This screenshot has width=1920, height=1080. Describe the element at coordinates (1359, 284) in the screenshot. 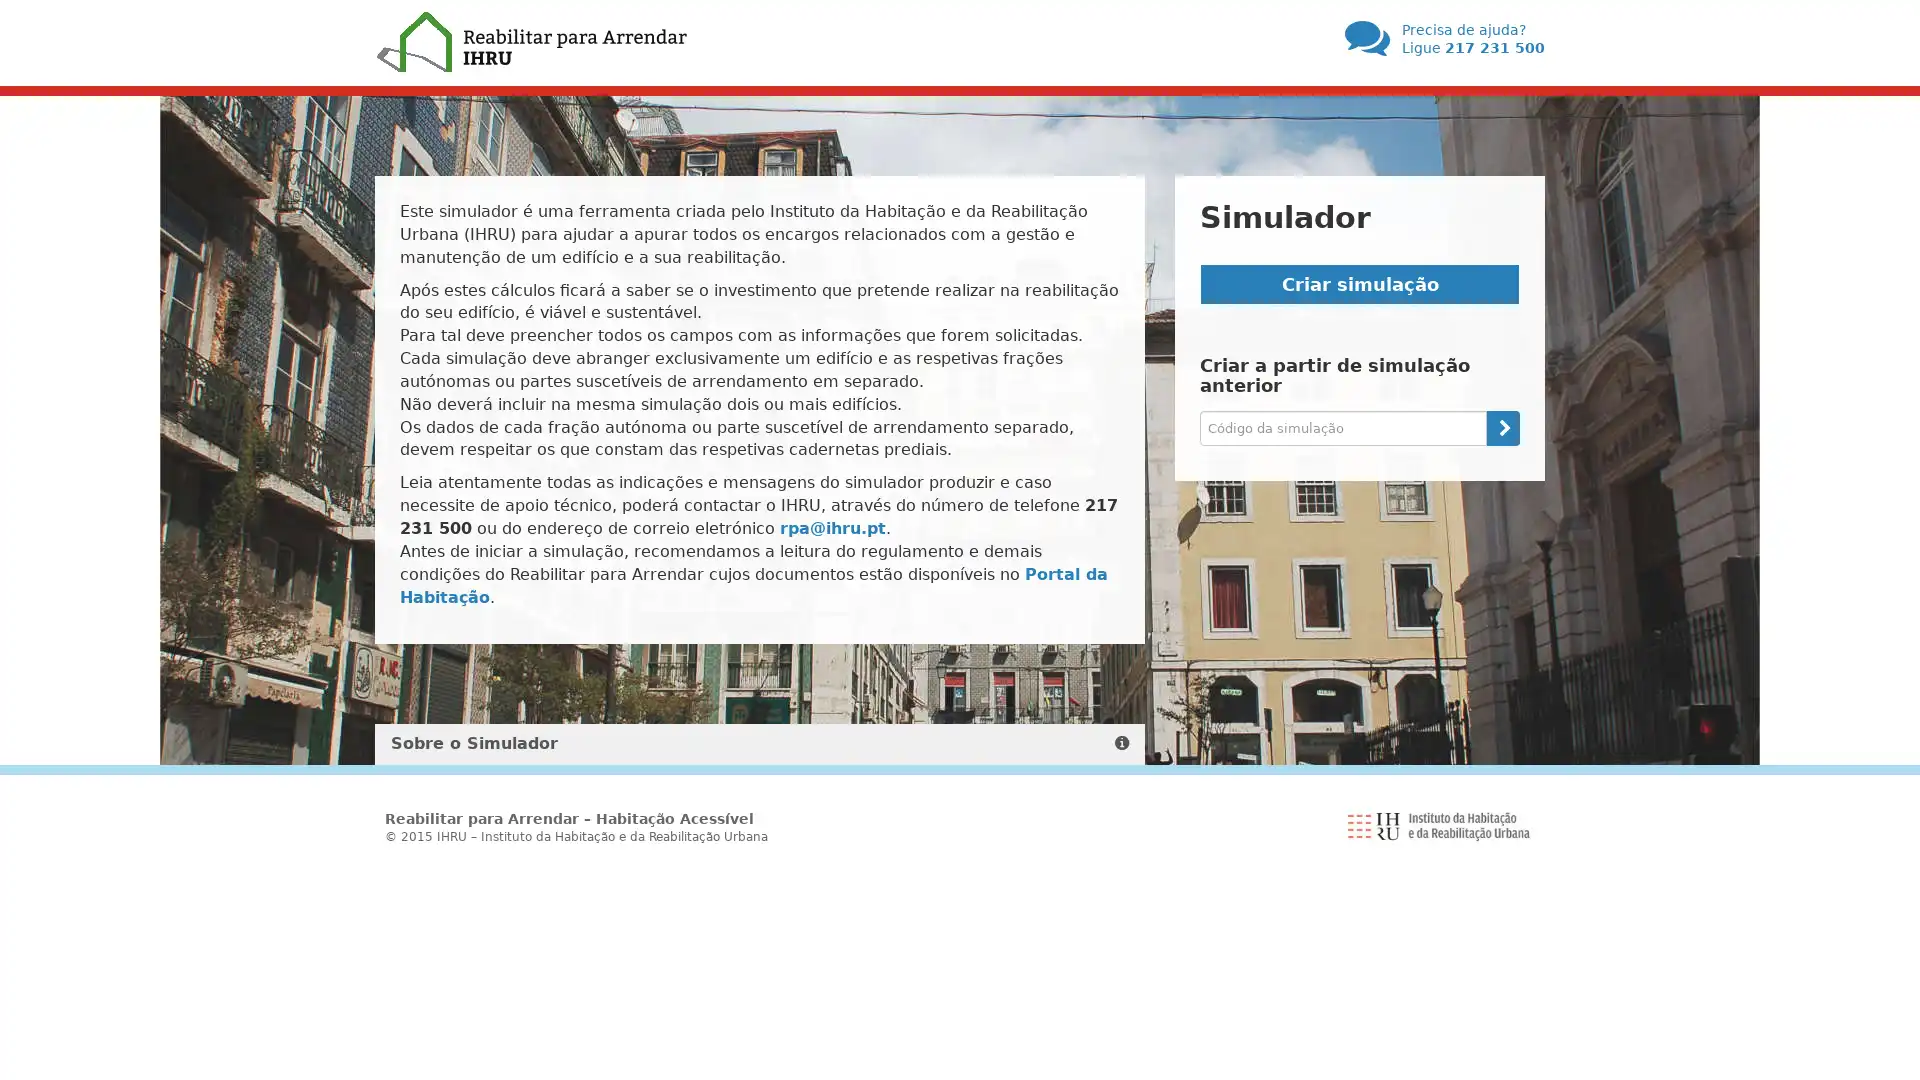

I see `Criar simulacao` at that location.